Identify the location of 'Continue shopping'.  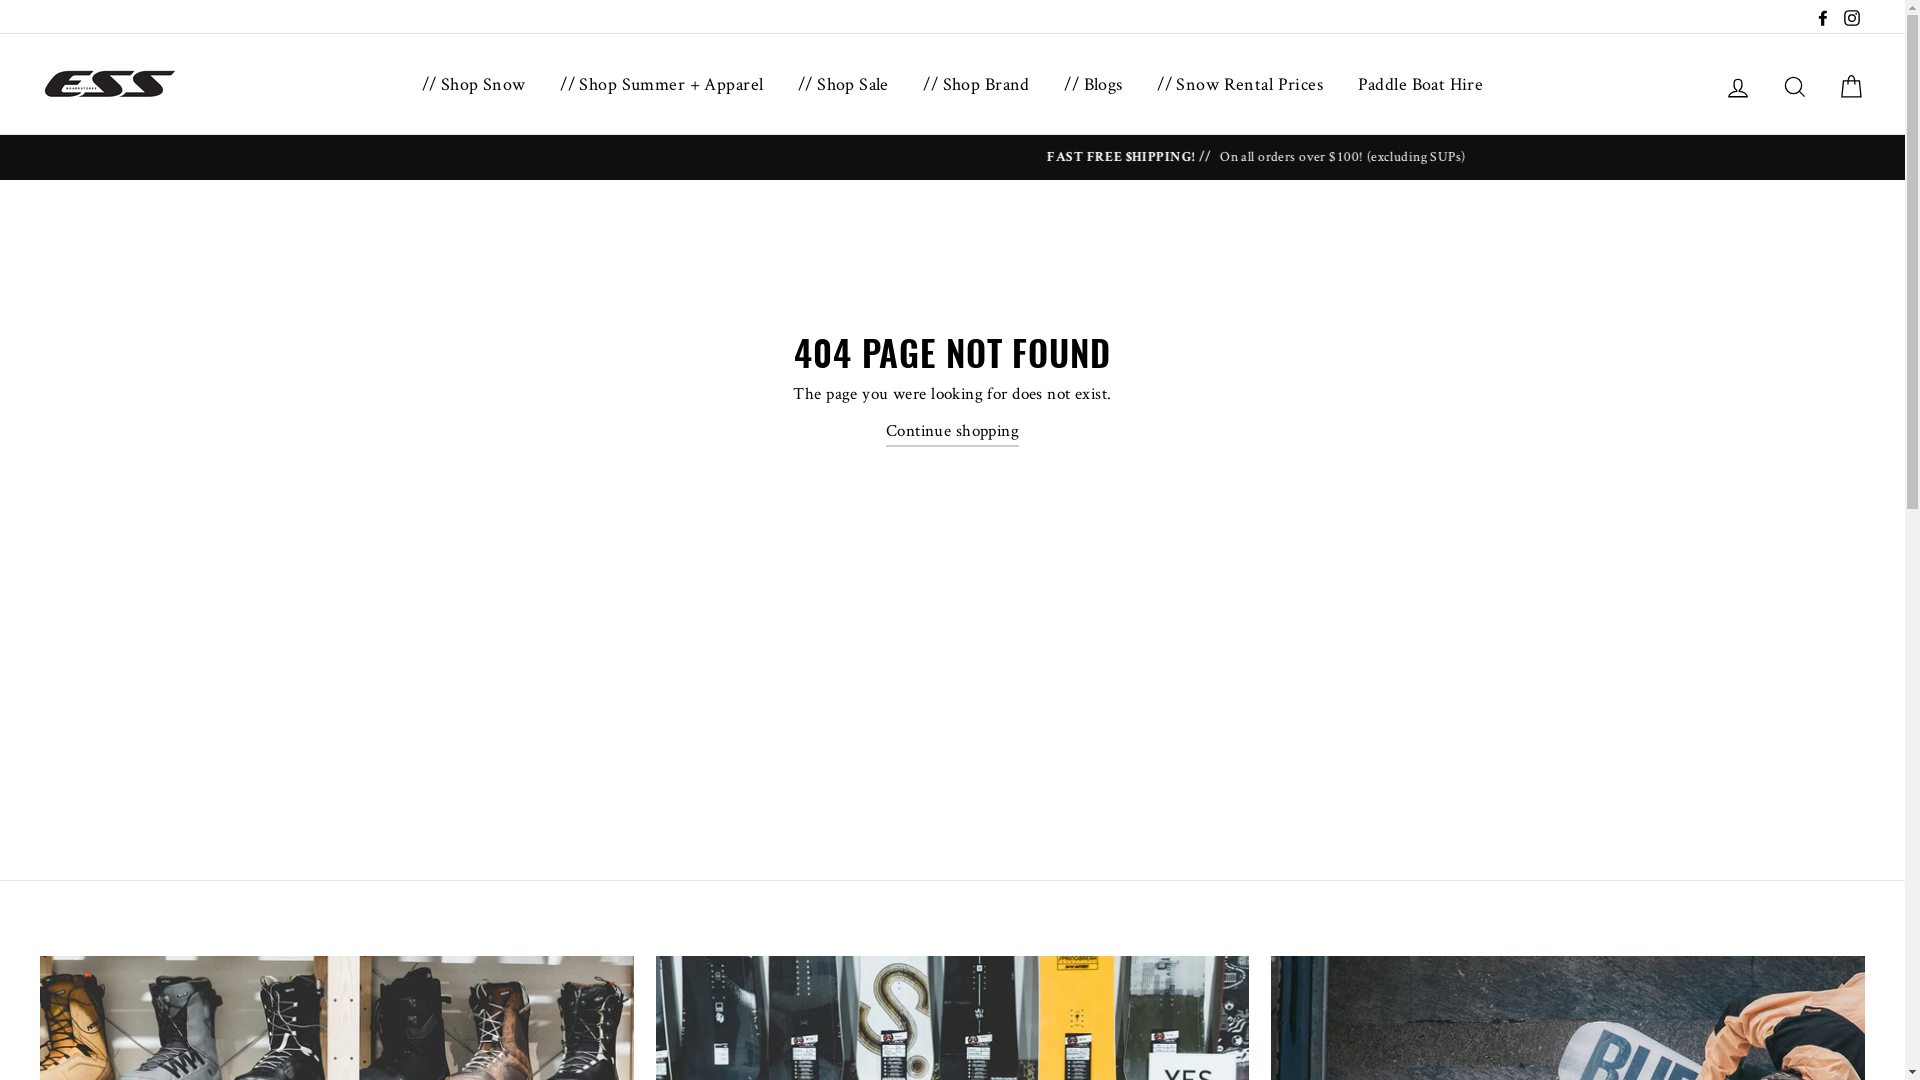
(885, 430).